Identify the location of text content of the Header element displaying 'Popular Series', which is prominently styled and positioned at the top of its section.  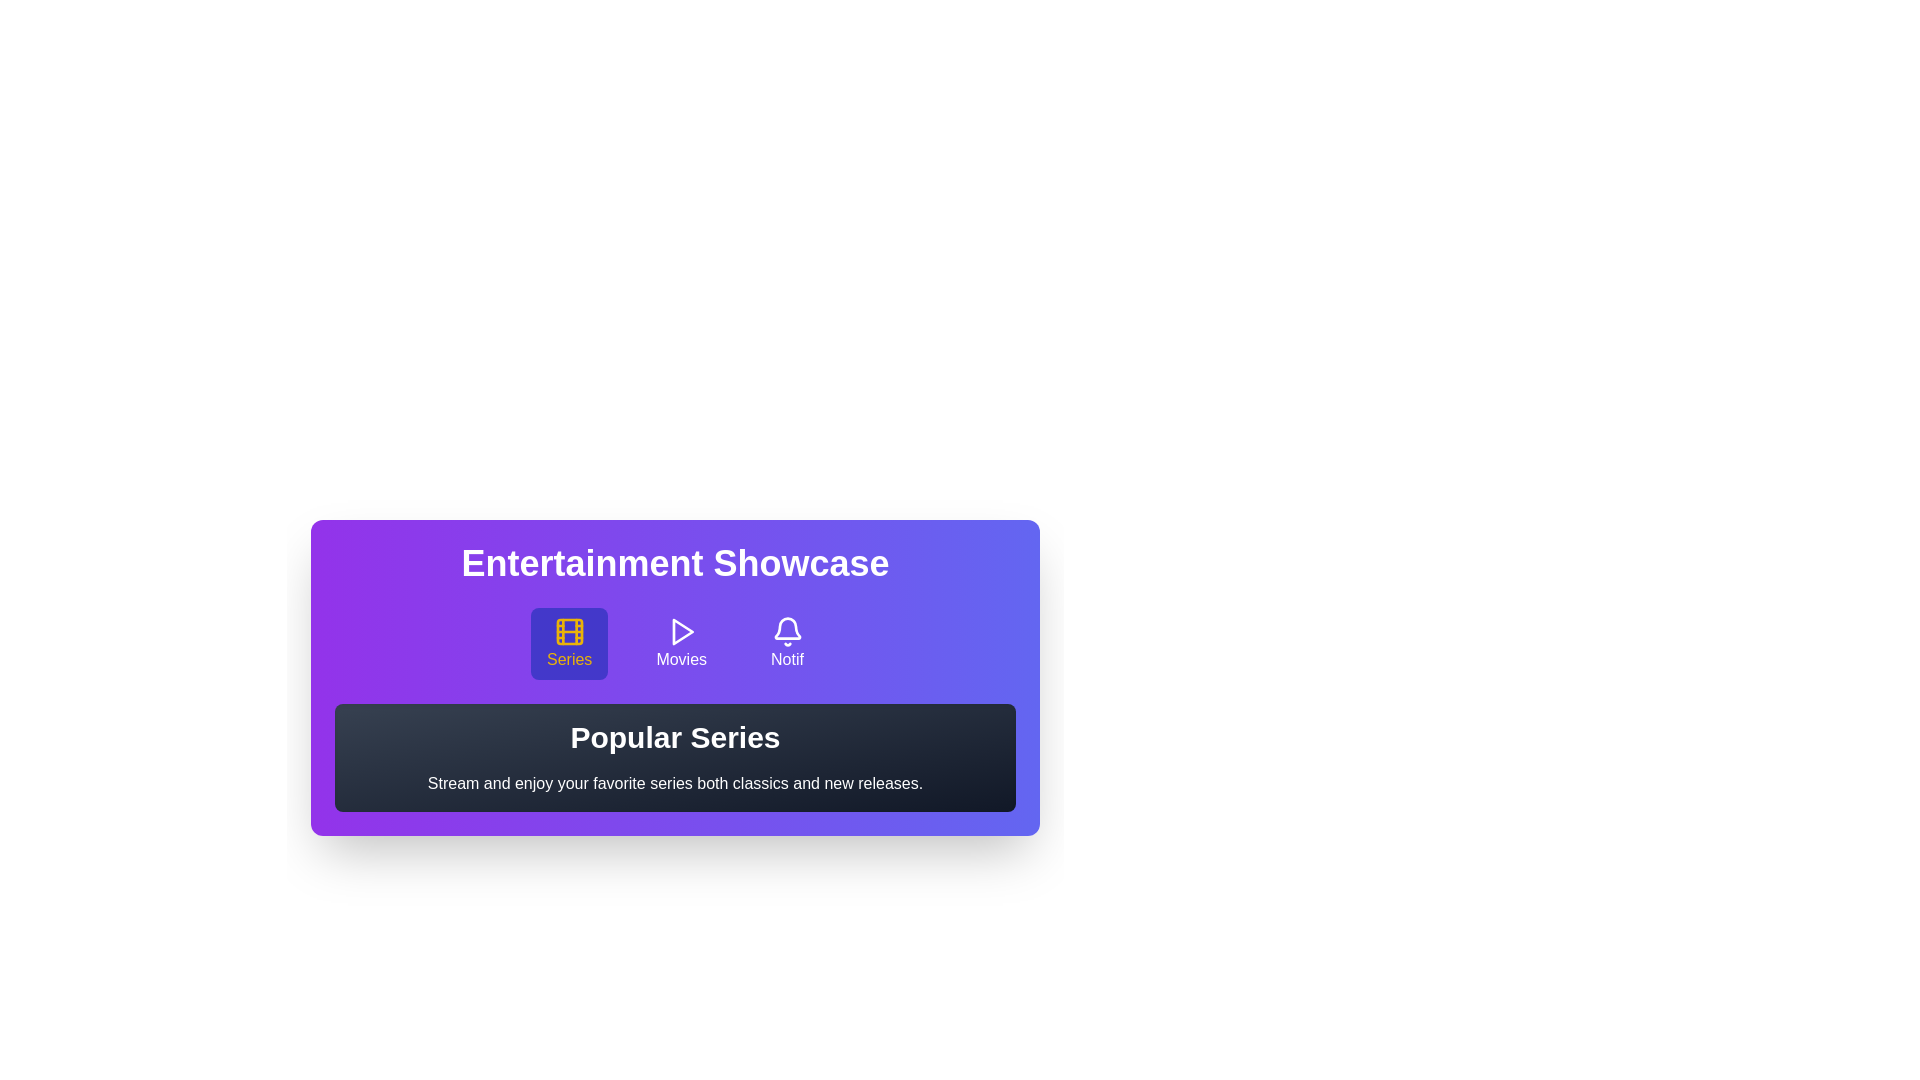
(675, 737).